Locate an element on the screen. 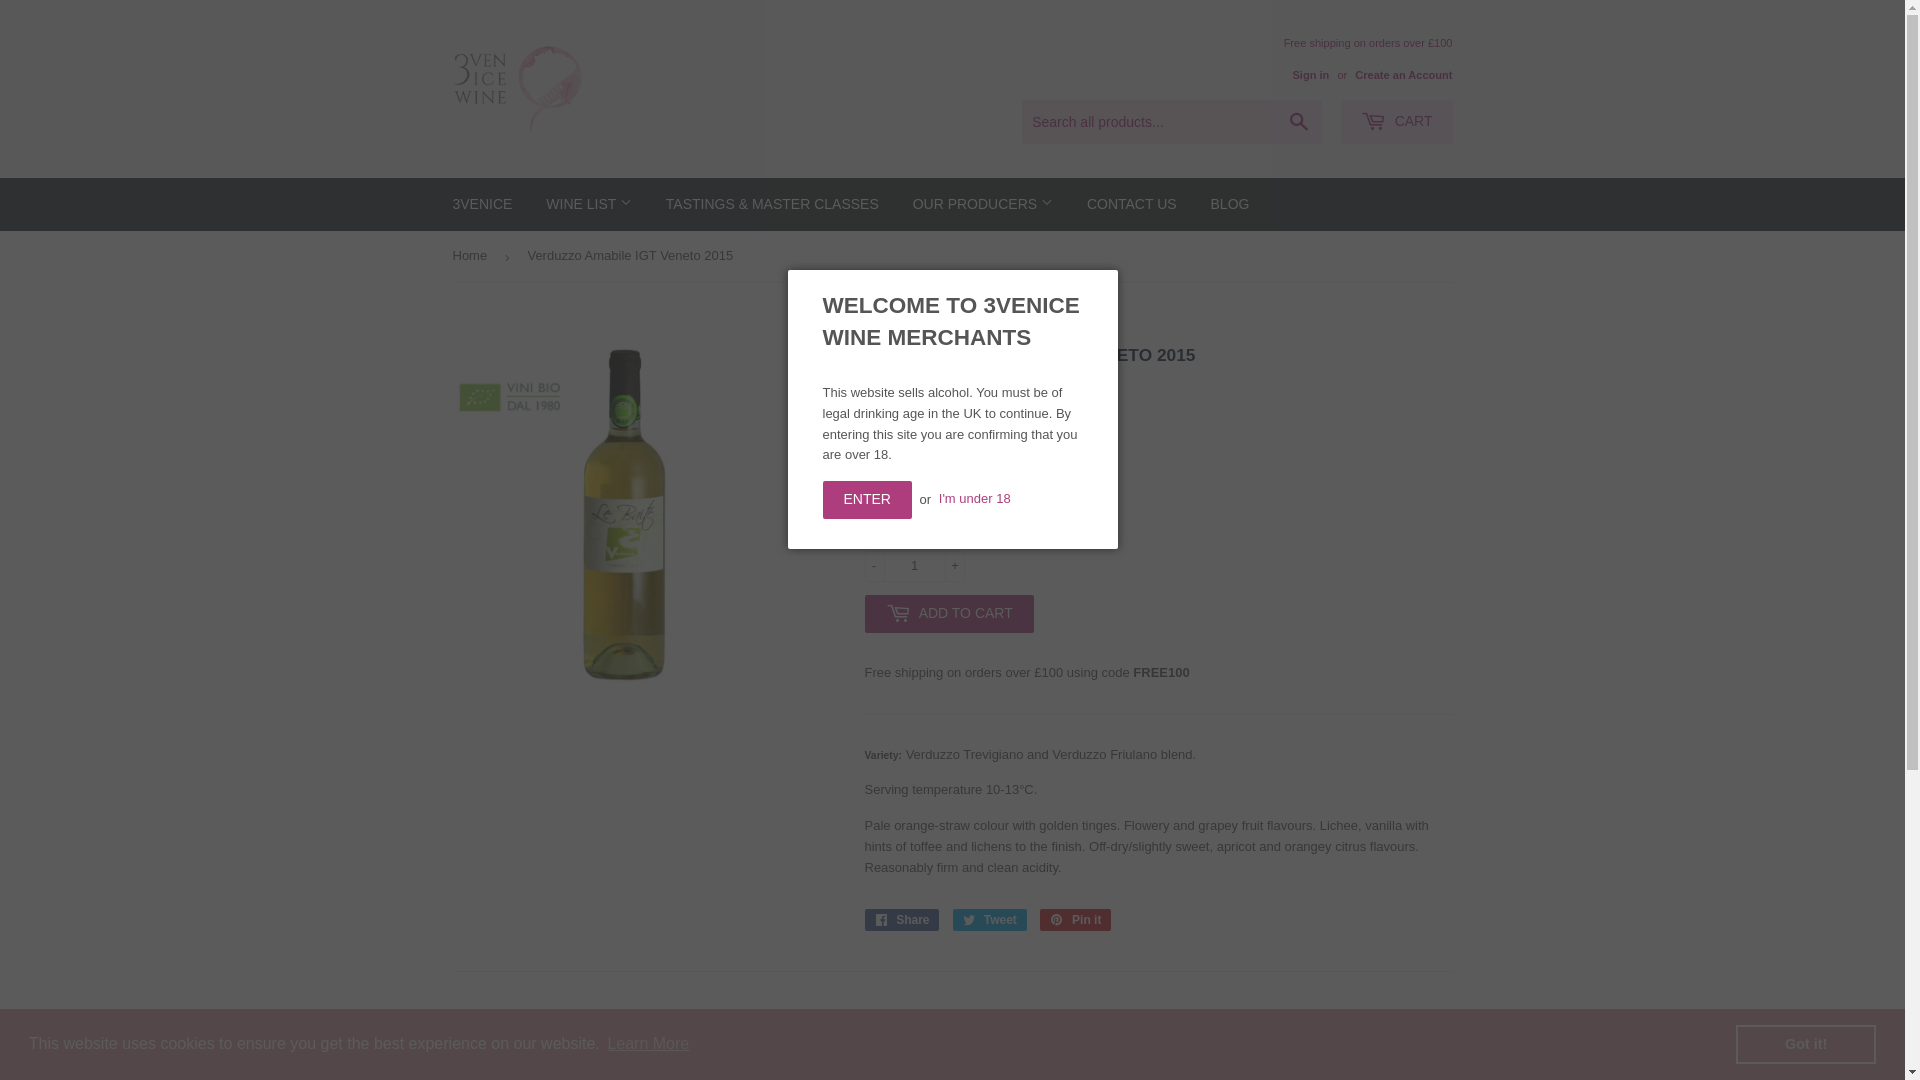 The image size is (1920, 1080). 'CART' is located at coordinates (1395, 122).